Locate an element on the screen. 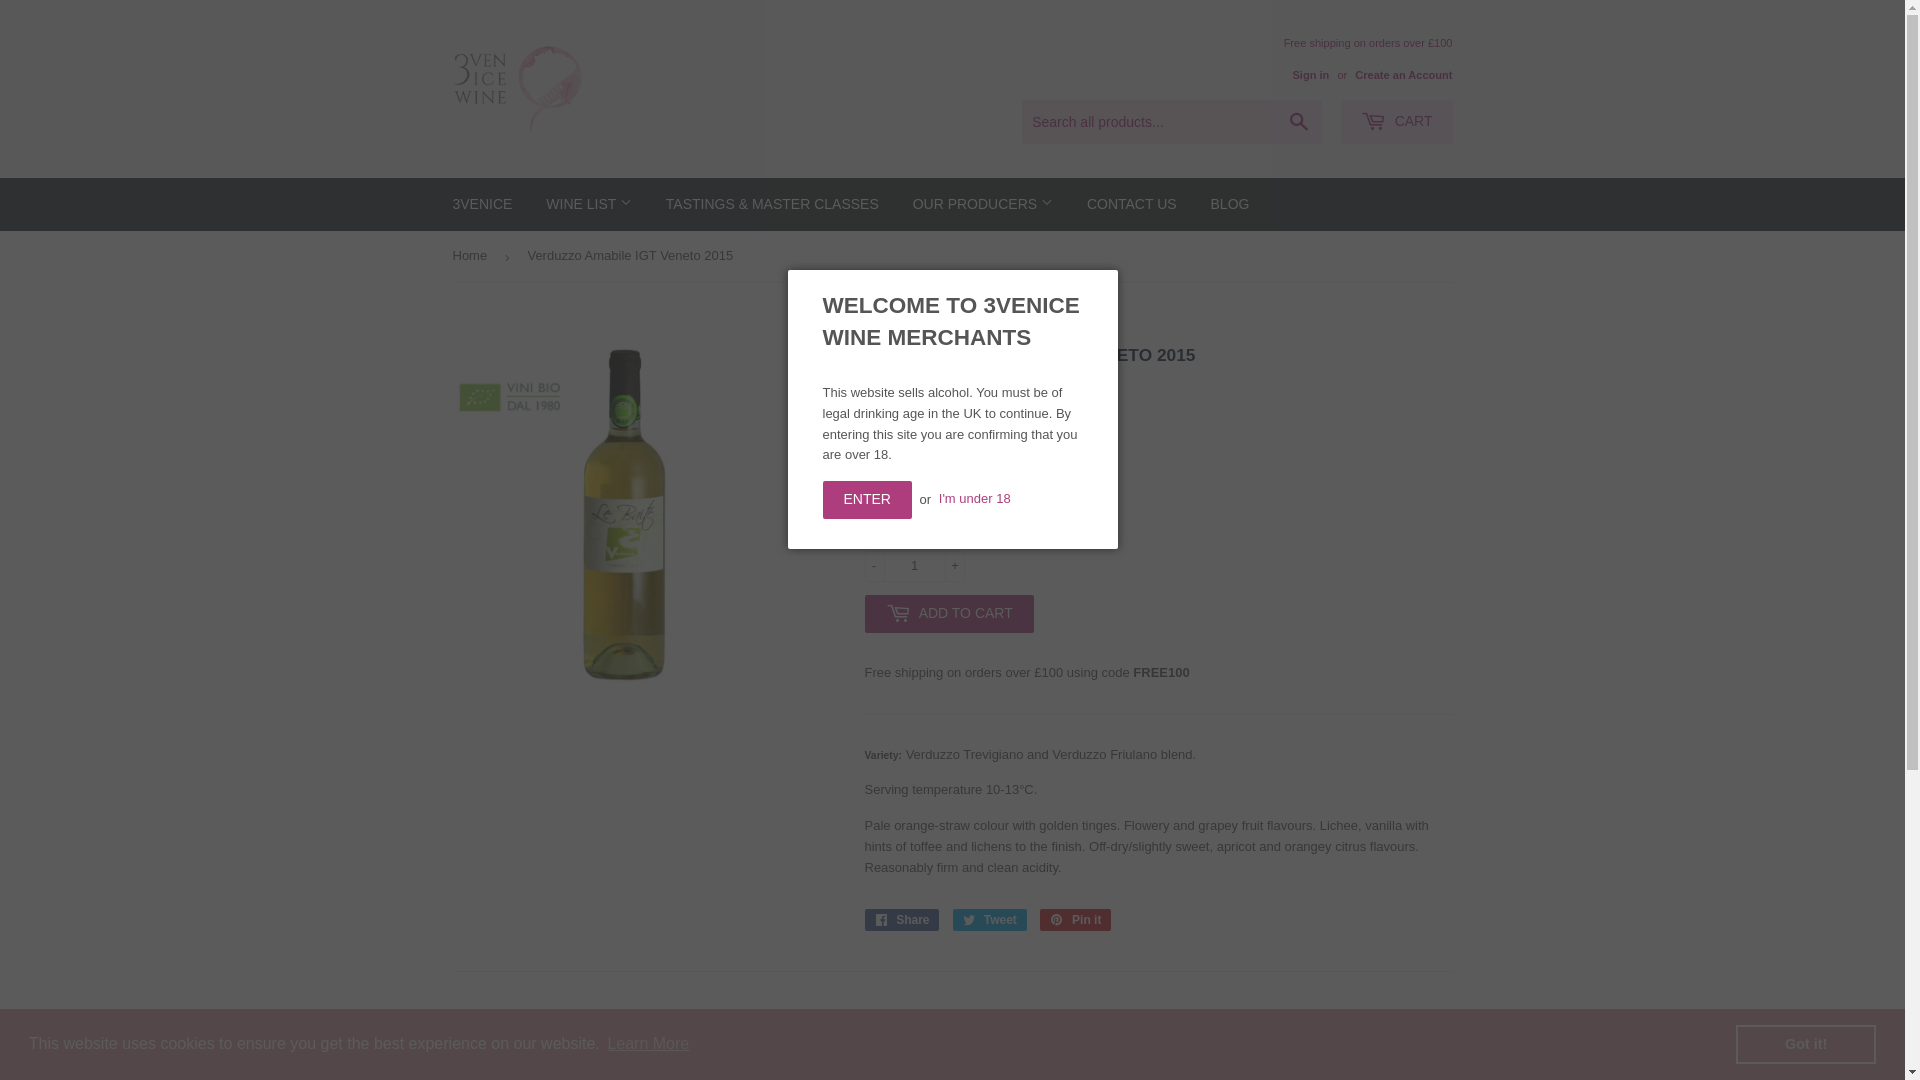 The image size is (1920, 1080). 'CART' is located at coordinates (1395, 122).